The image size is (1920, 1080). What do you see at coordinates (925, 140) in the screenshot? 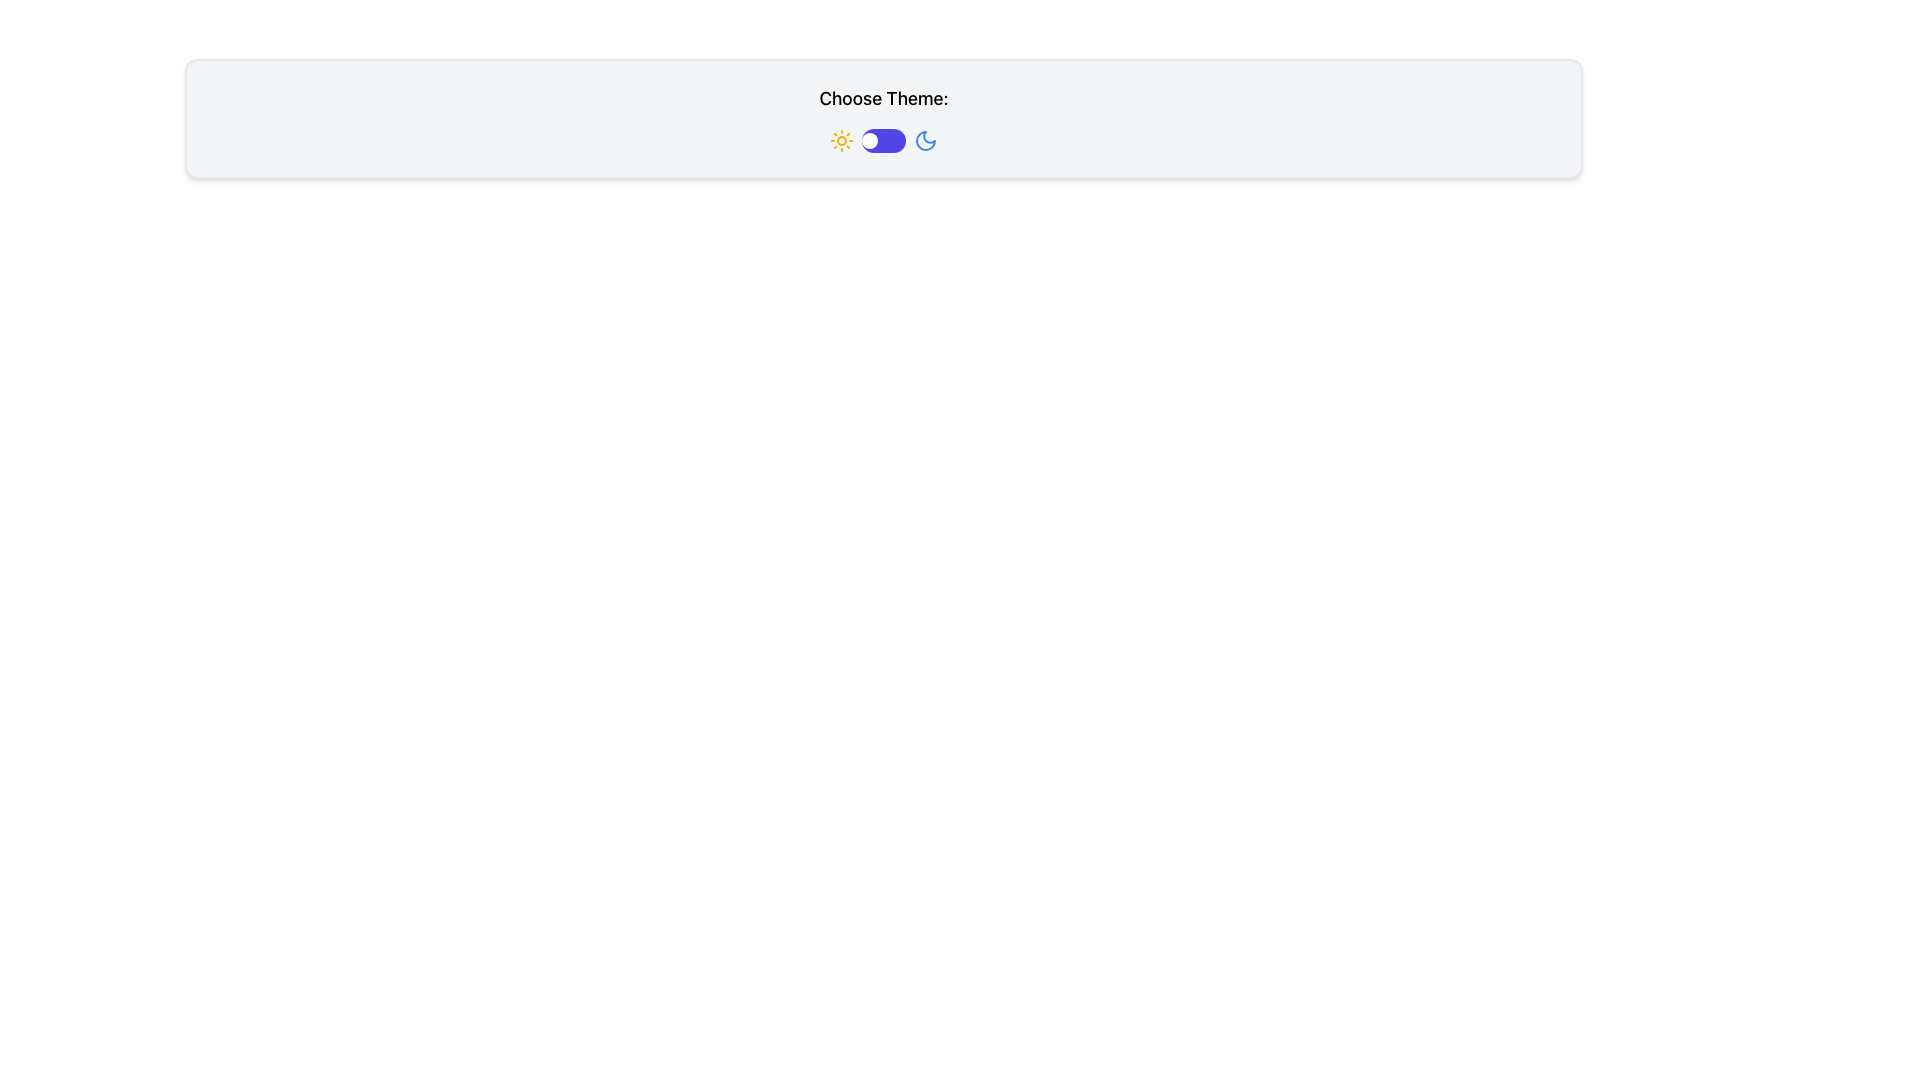
I see `the dark mode theme icon, which is a static indicator representing the darker theme, located to the right of the toggle button and next to the sun icon` at bounding box center [925, 140].